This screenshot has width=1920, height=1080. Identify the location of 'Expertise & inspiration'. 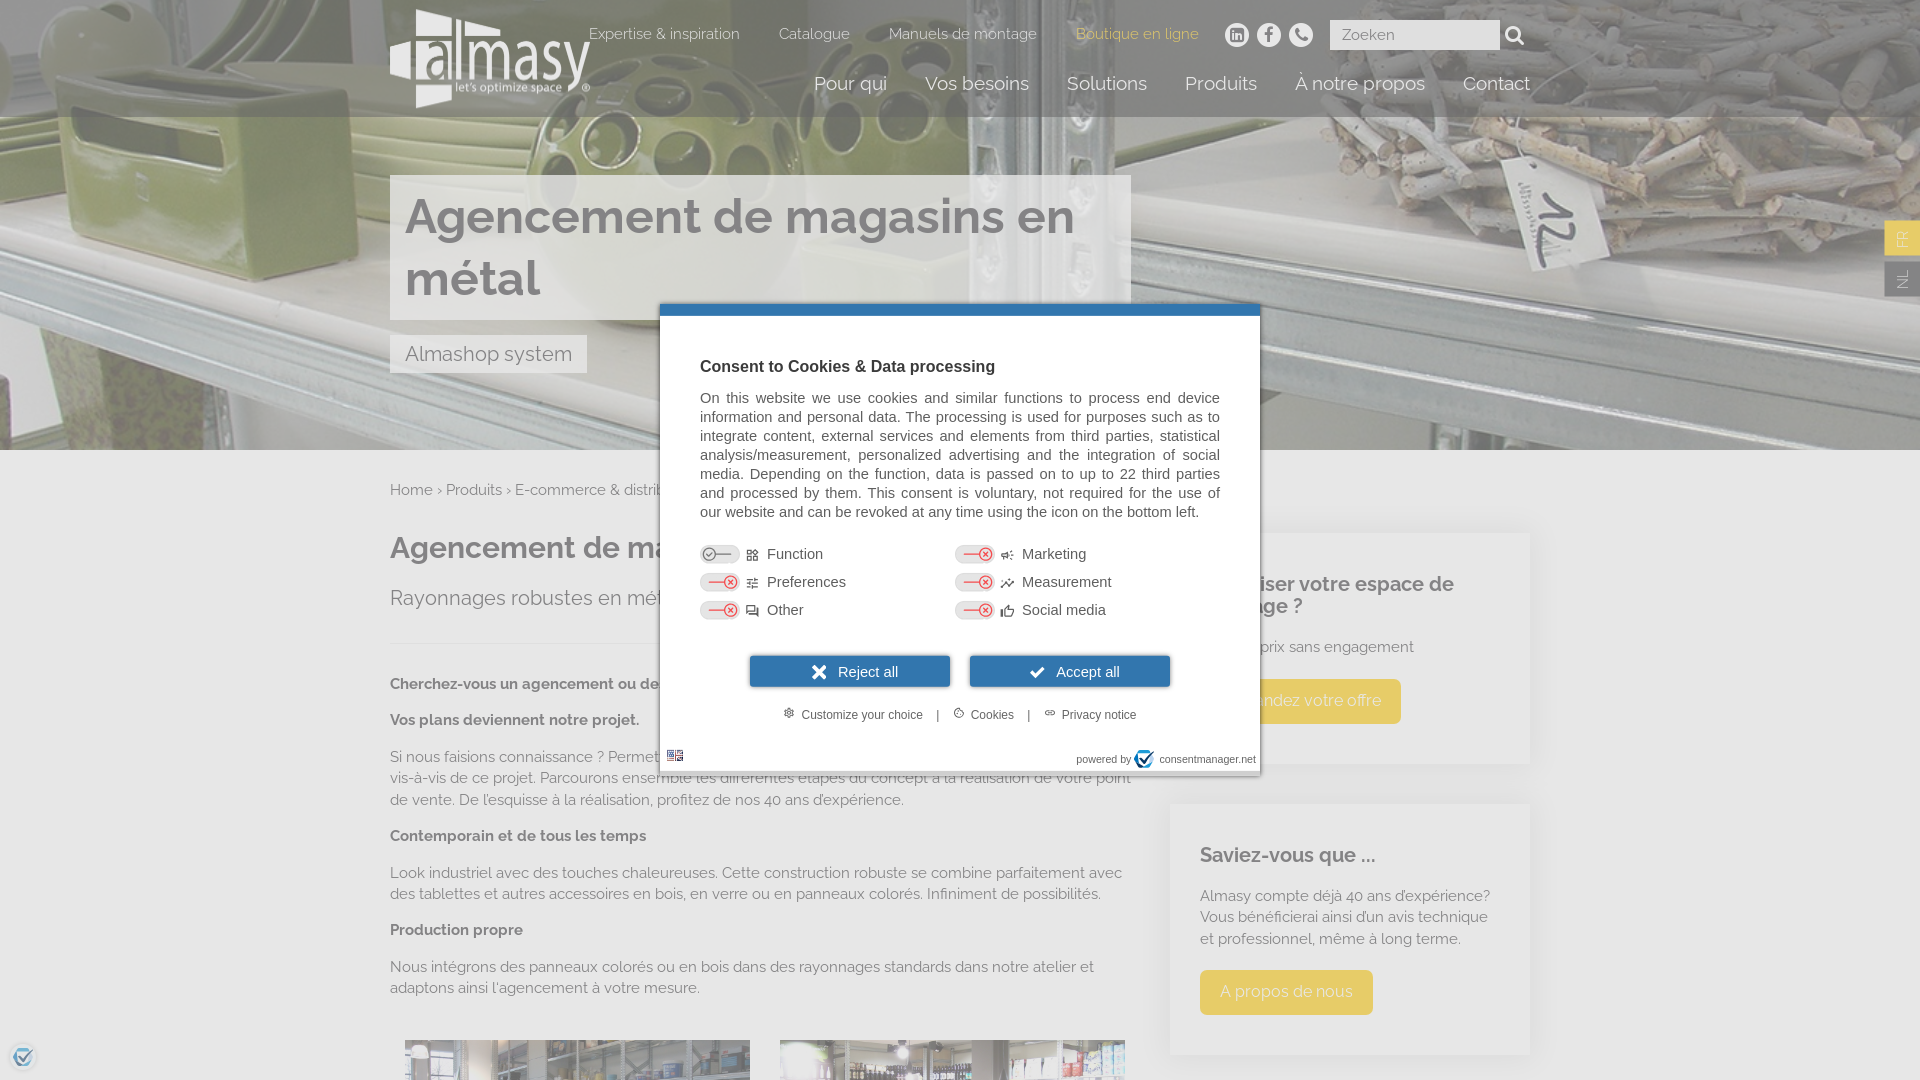
(664, 34).